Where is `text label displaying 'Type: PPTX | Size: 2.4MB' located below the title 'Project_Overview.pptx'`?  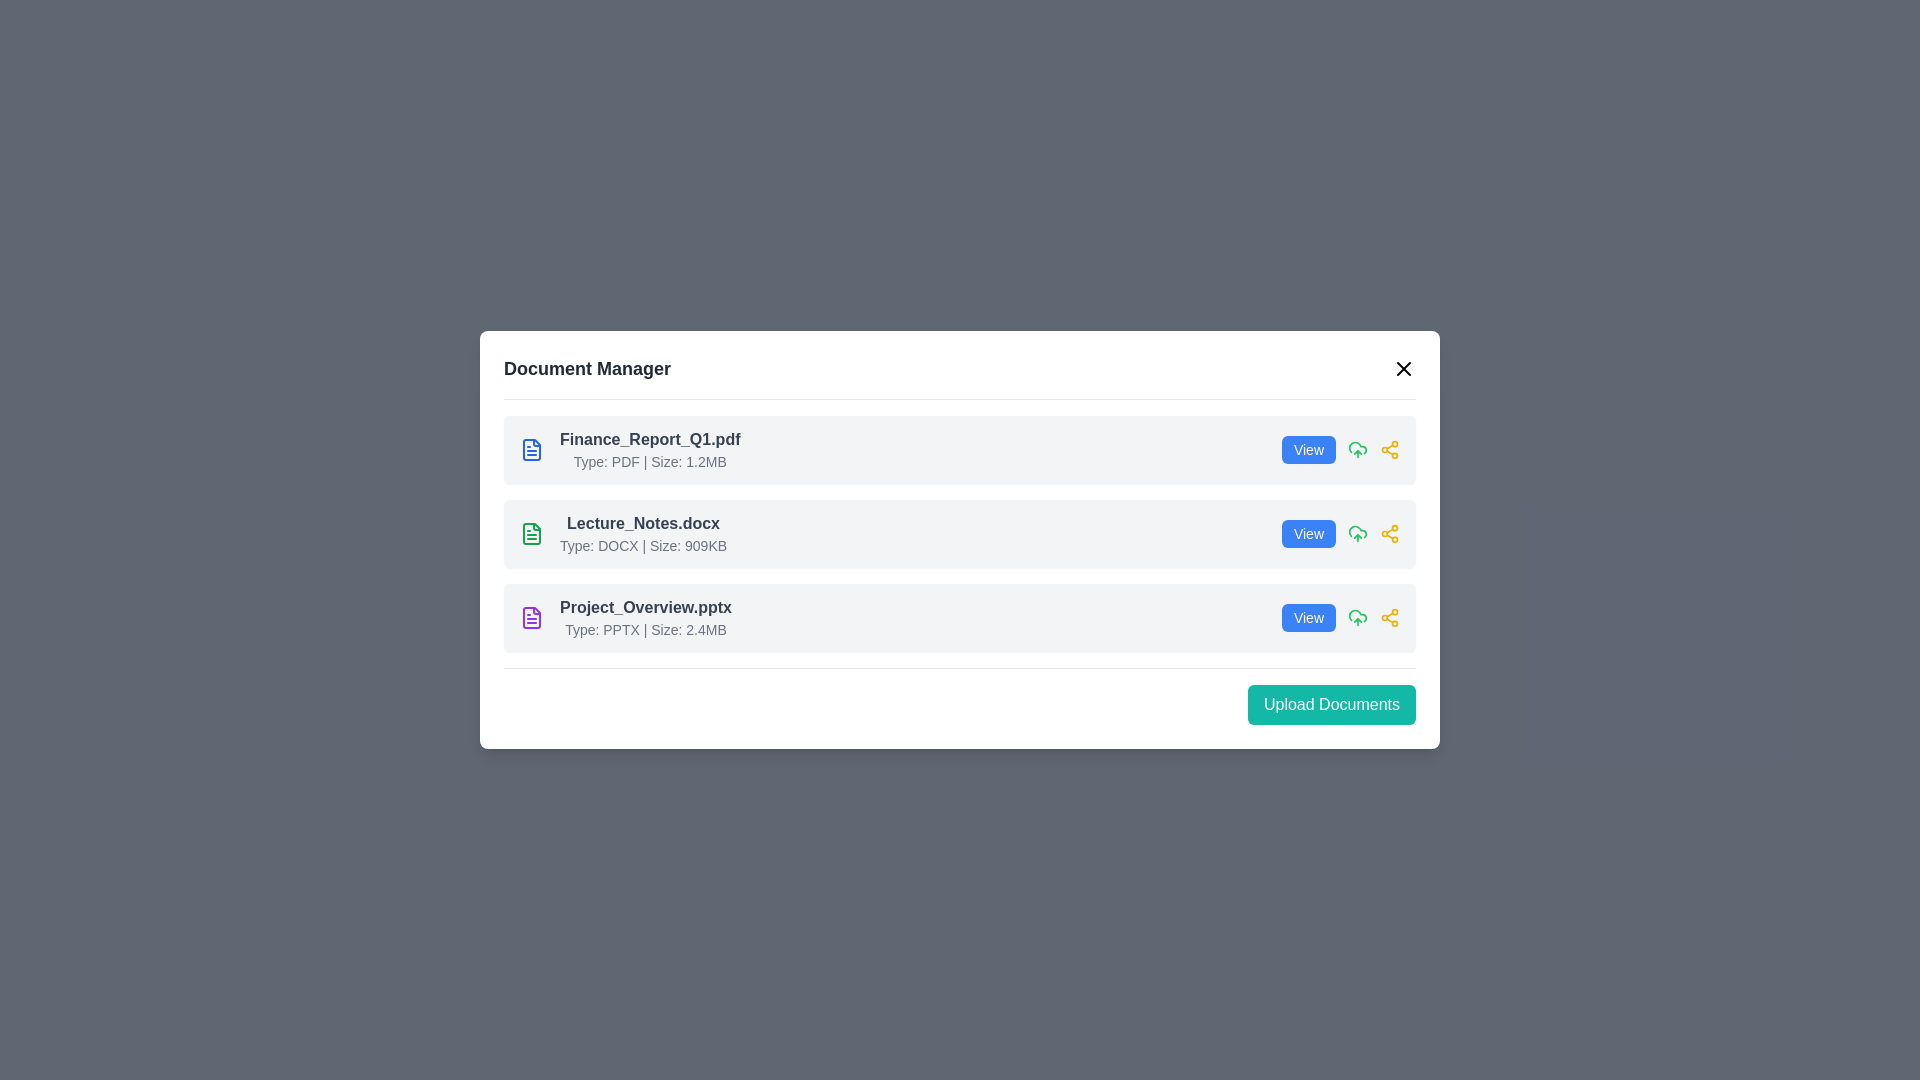
text label displaying 'Type: PPTX | Size: 2.4MB' located below the title 'Project_Overview.pptx' is located at coordinates (645, 628).